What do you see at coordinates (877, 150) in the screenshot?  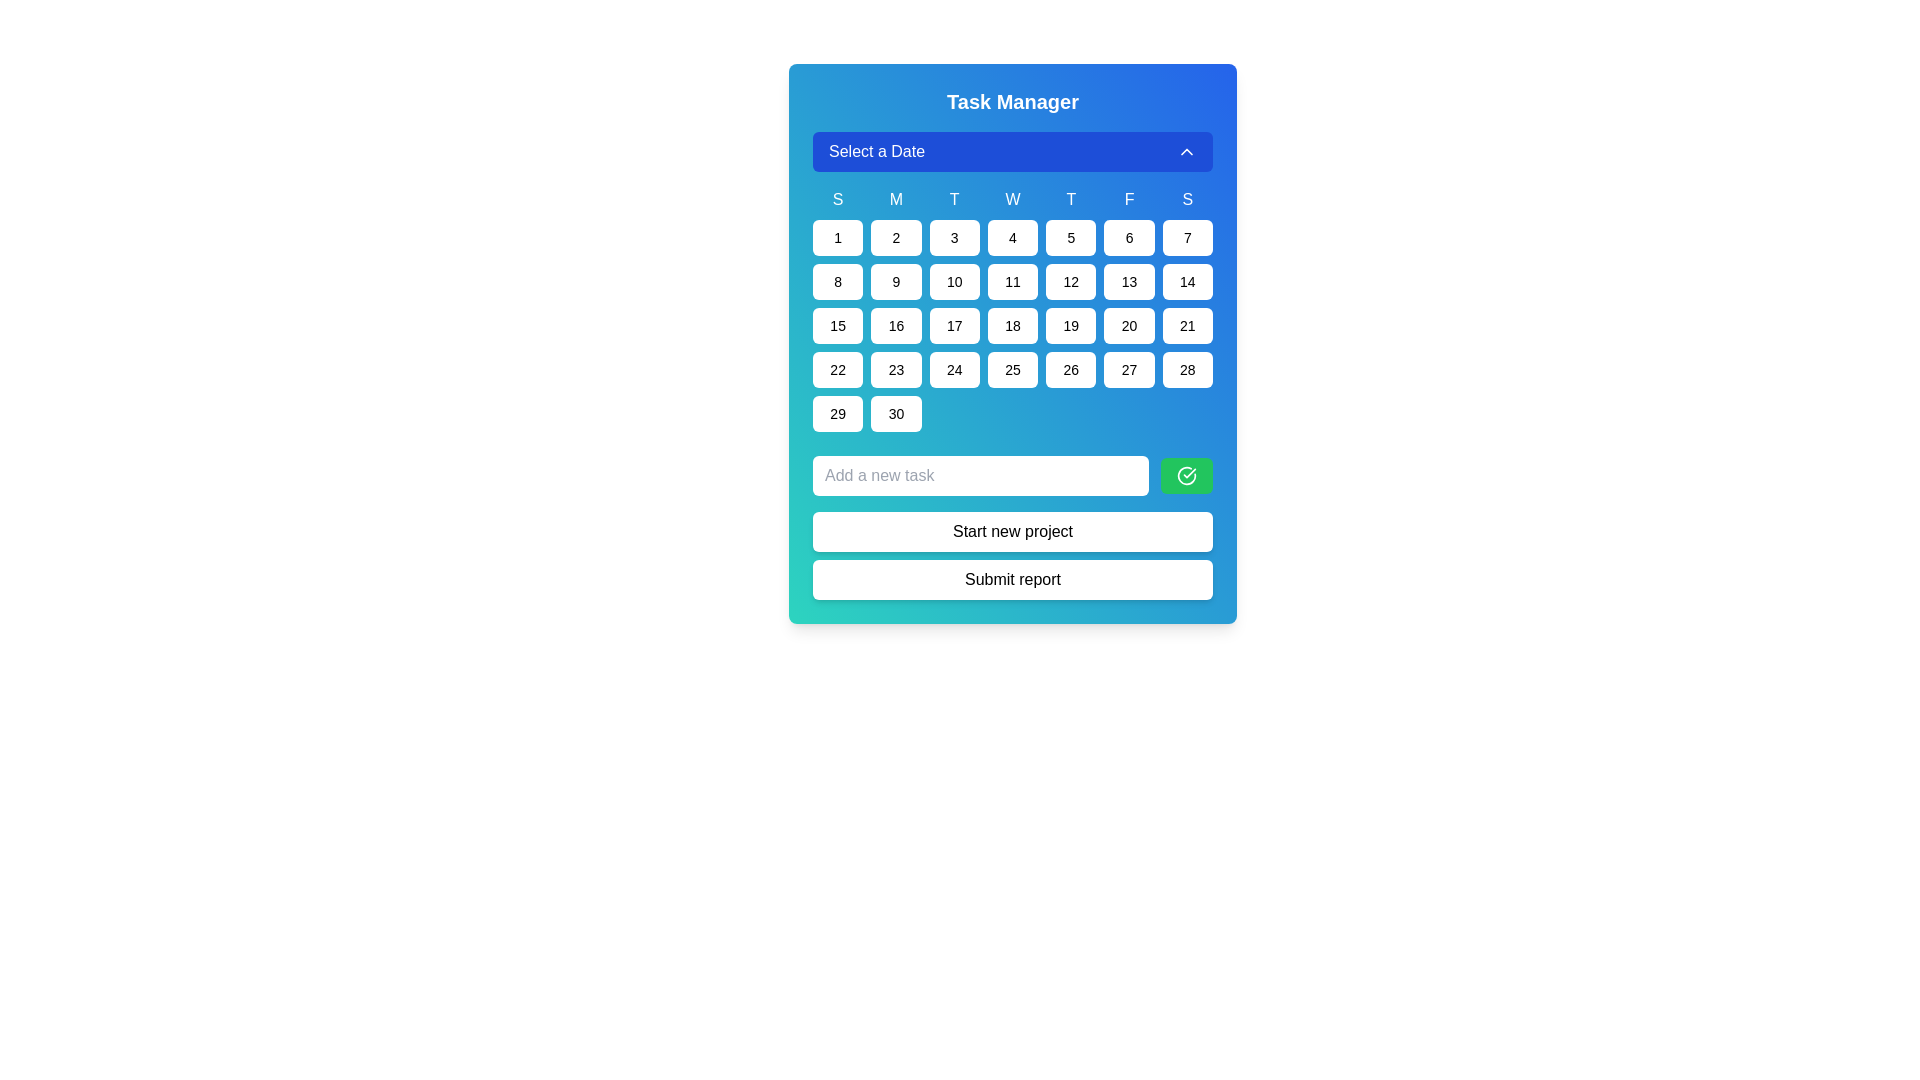 I see `the text label within the dropdown button on the 'Task Manager' interface, which is positioned to the left of the dropdown arrow icon` at bounding box center [877, 150].